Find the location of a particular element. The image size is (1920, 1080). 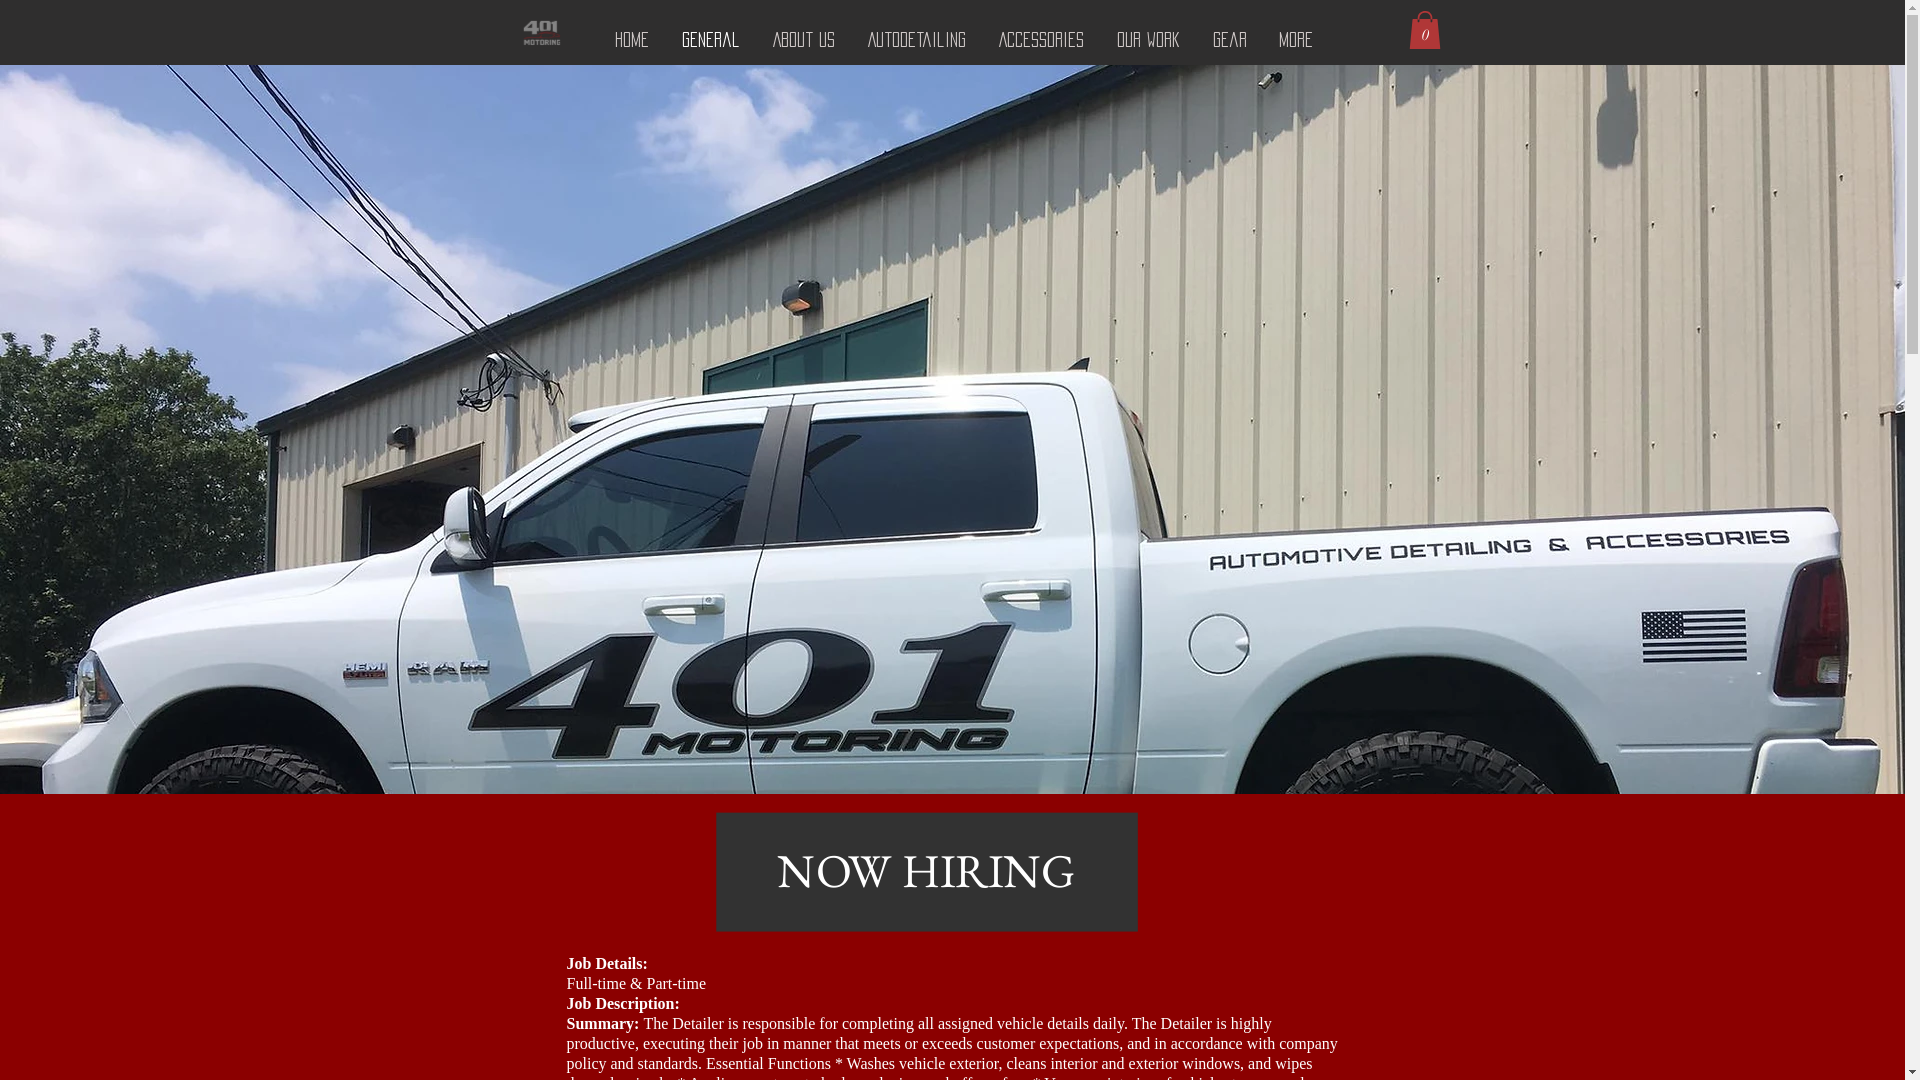

'Our Work' is located at coordinates (1147, 39).